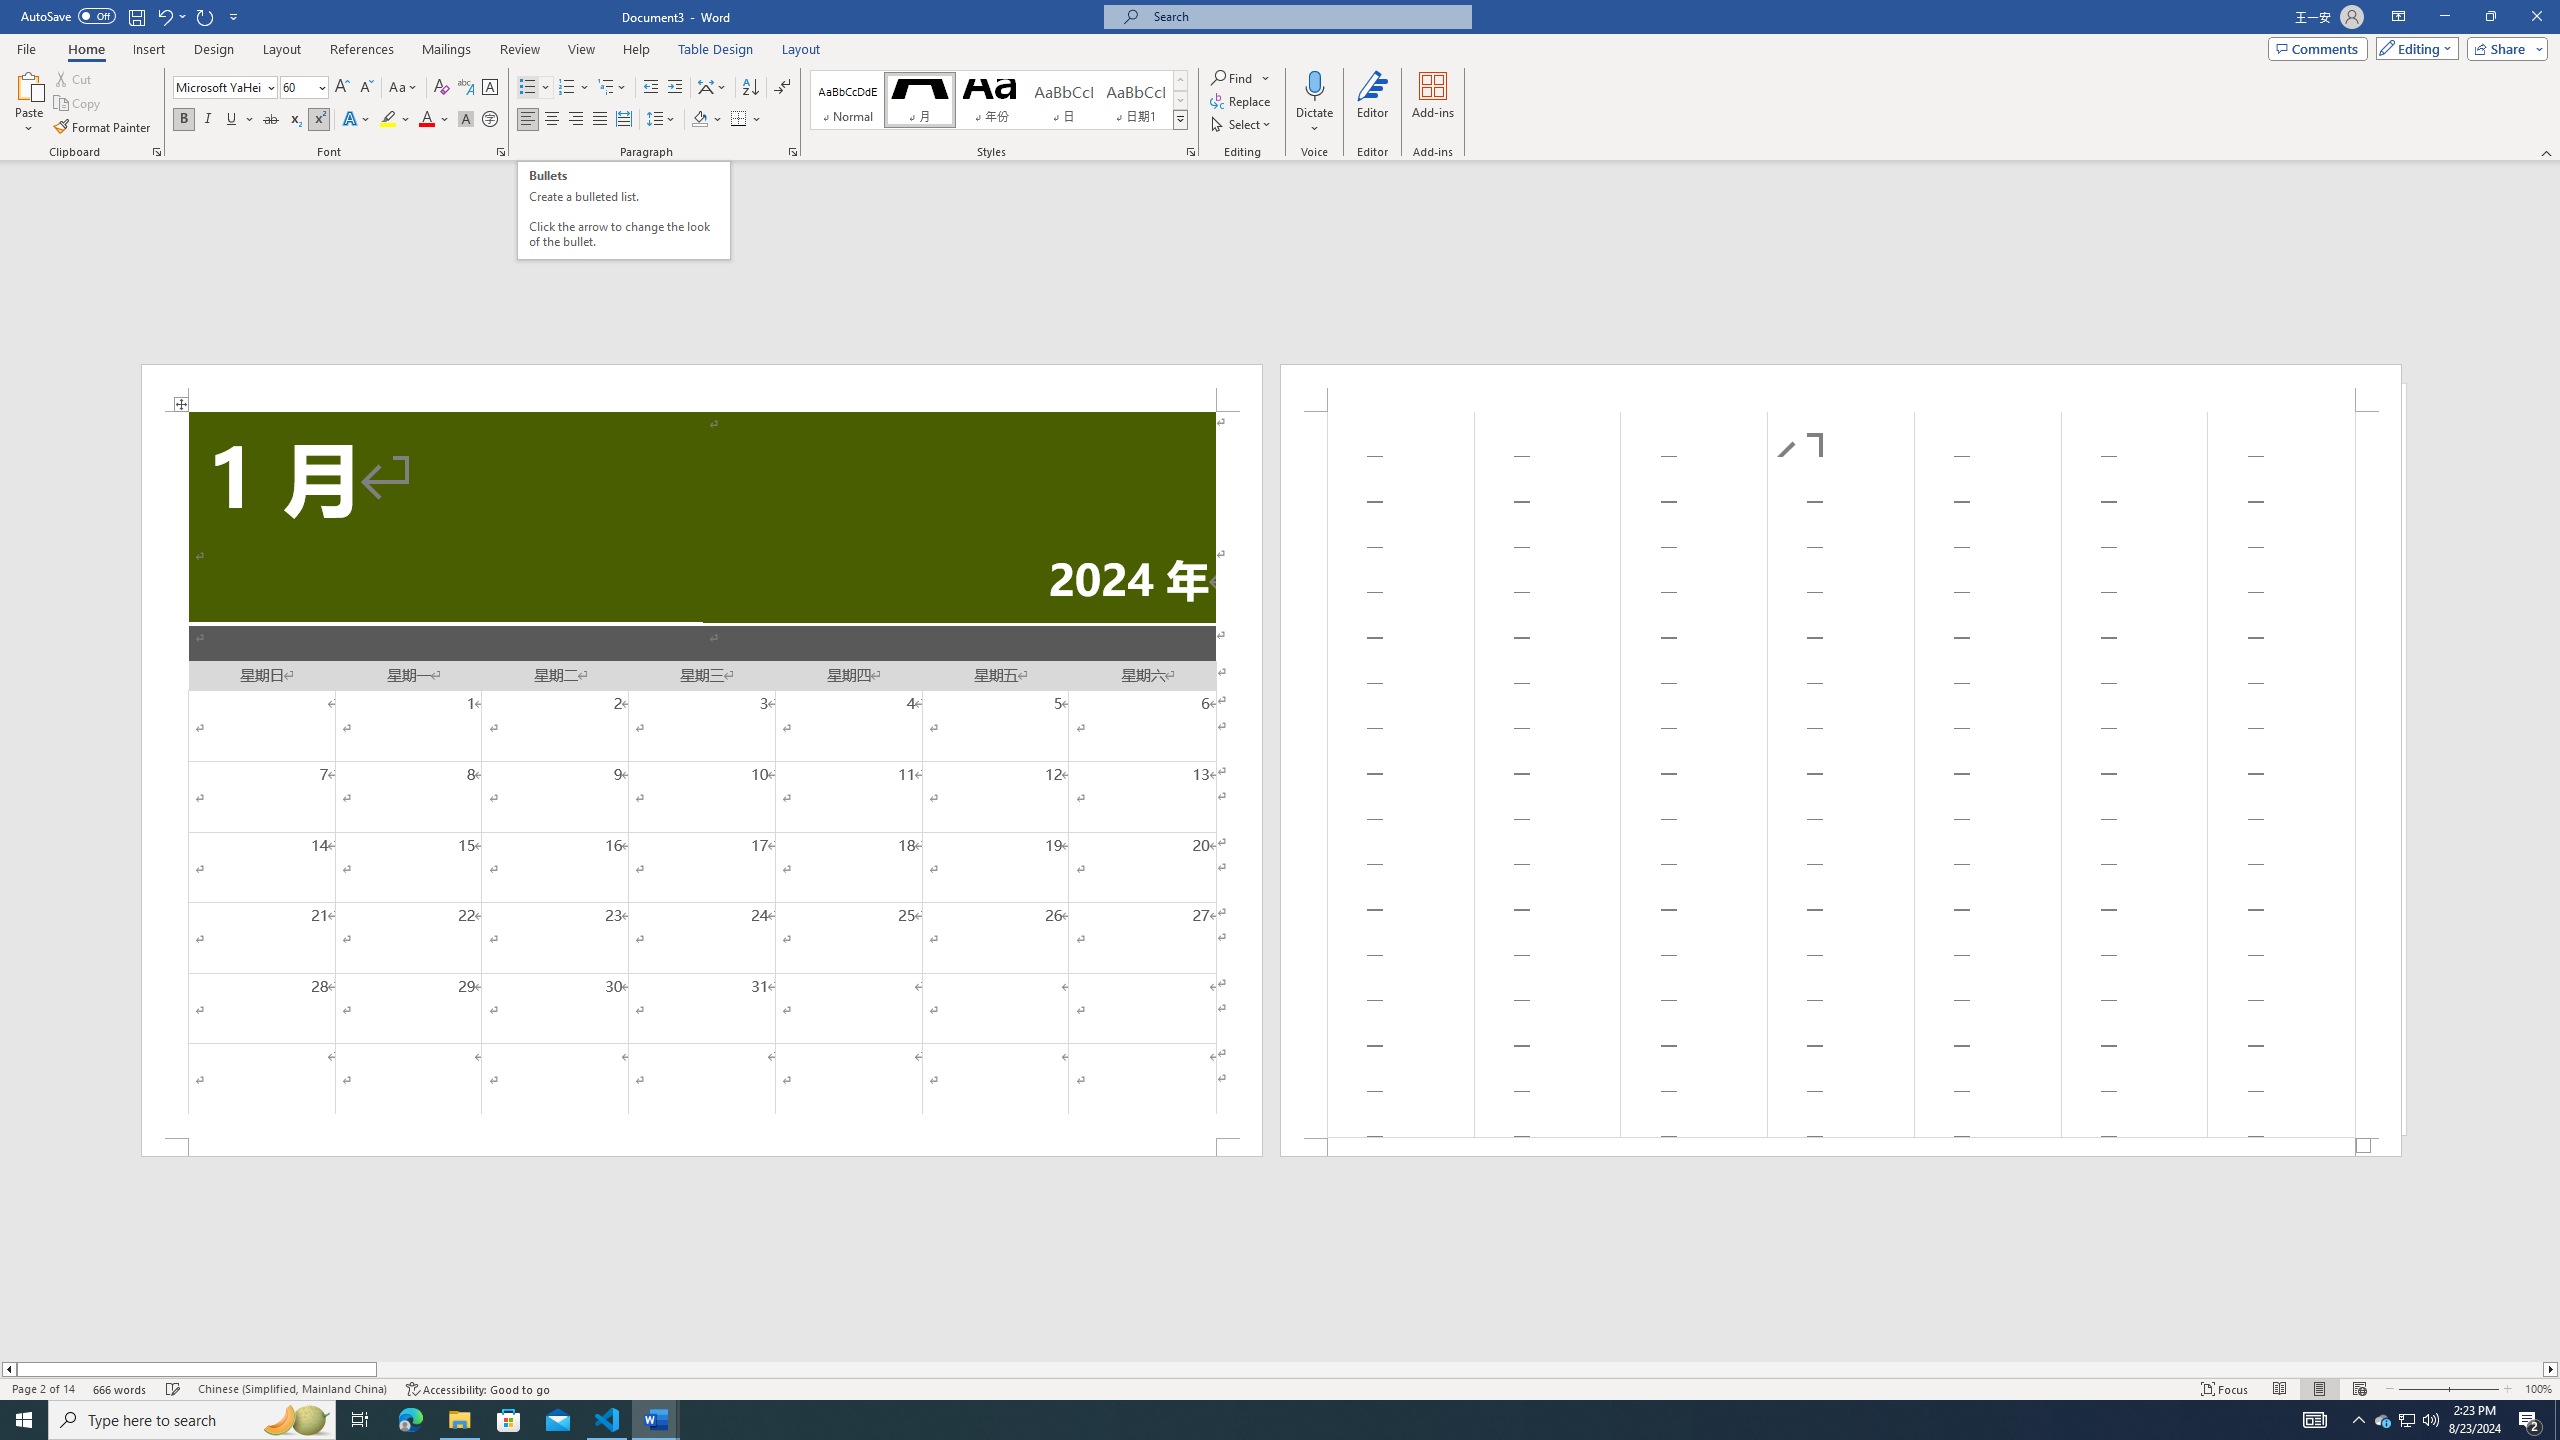 The width and height of the screenshot is (2560, 1440). Describe the element at coordinates (85, 49) in the screenshot. I see `'Home'` at that location.